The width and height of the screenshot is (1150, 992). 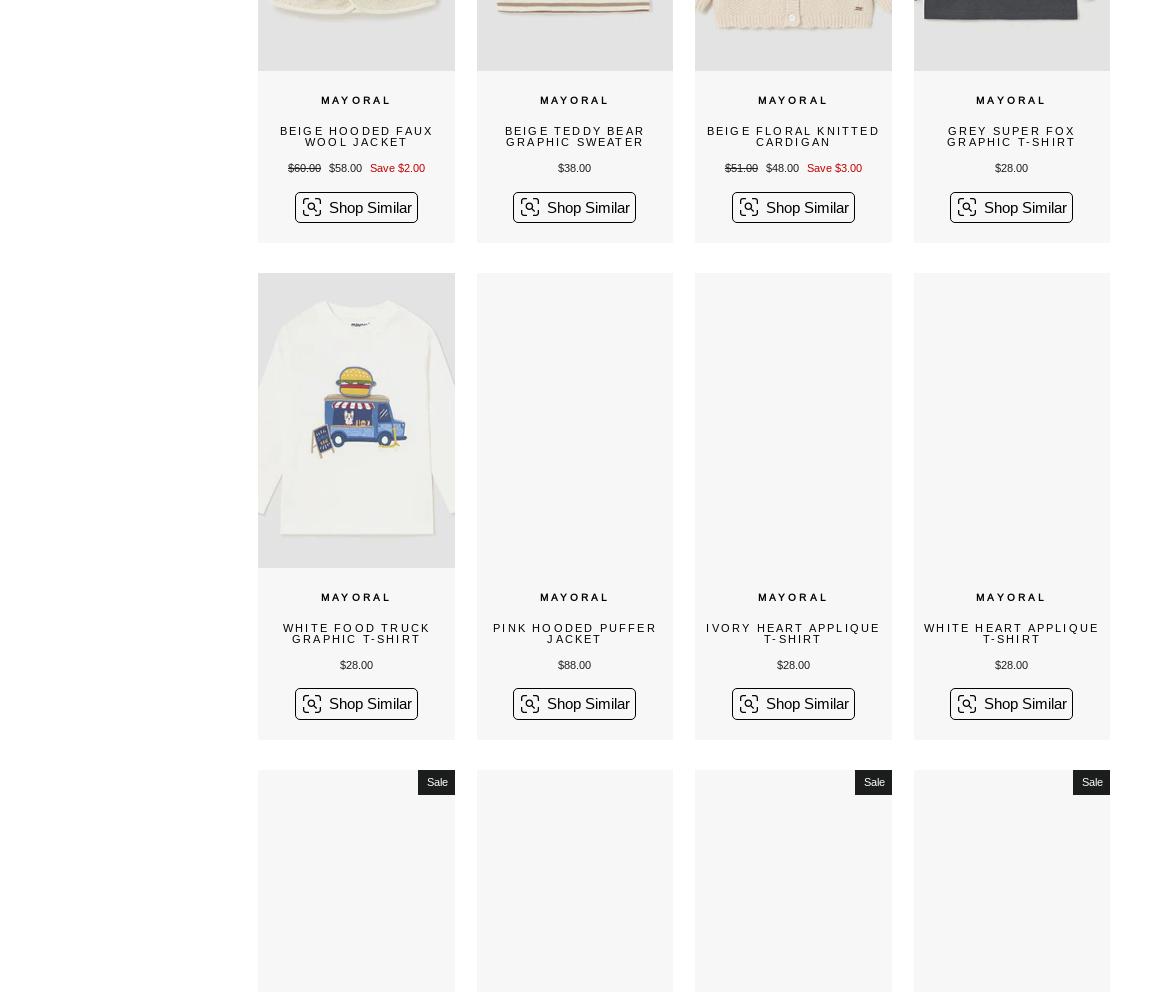 What do you see at coordinates (832, 167) in the screenshot?
I see `'Save $3.00'` at bounding box center [832, 167].